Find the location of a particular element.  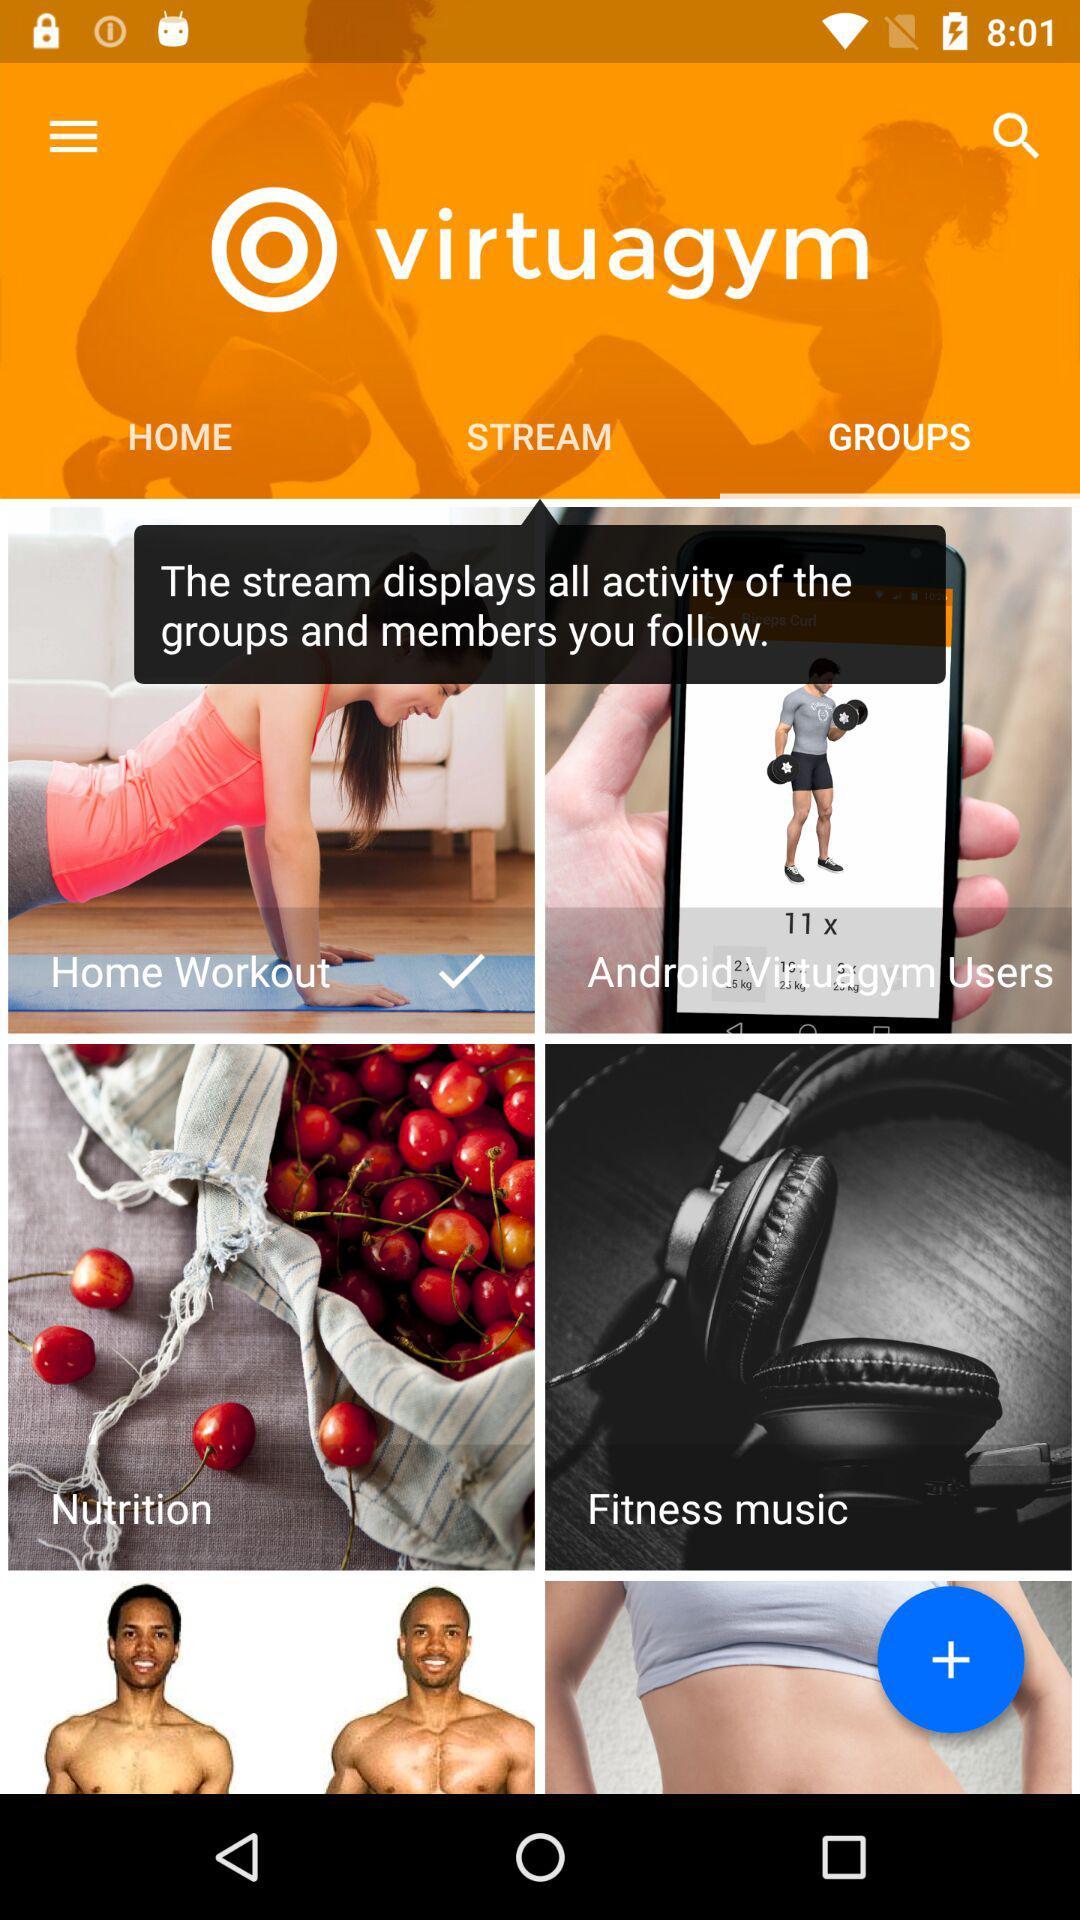

the icon above groups item is located at coordinates (1017, 135).